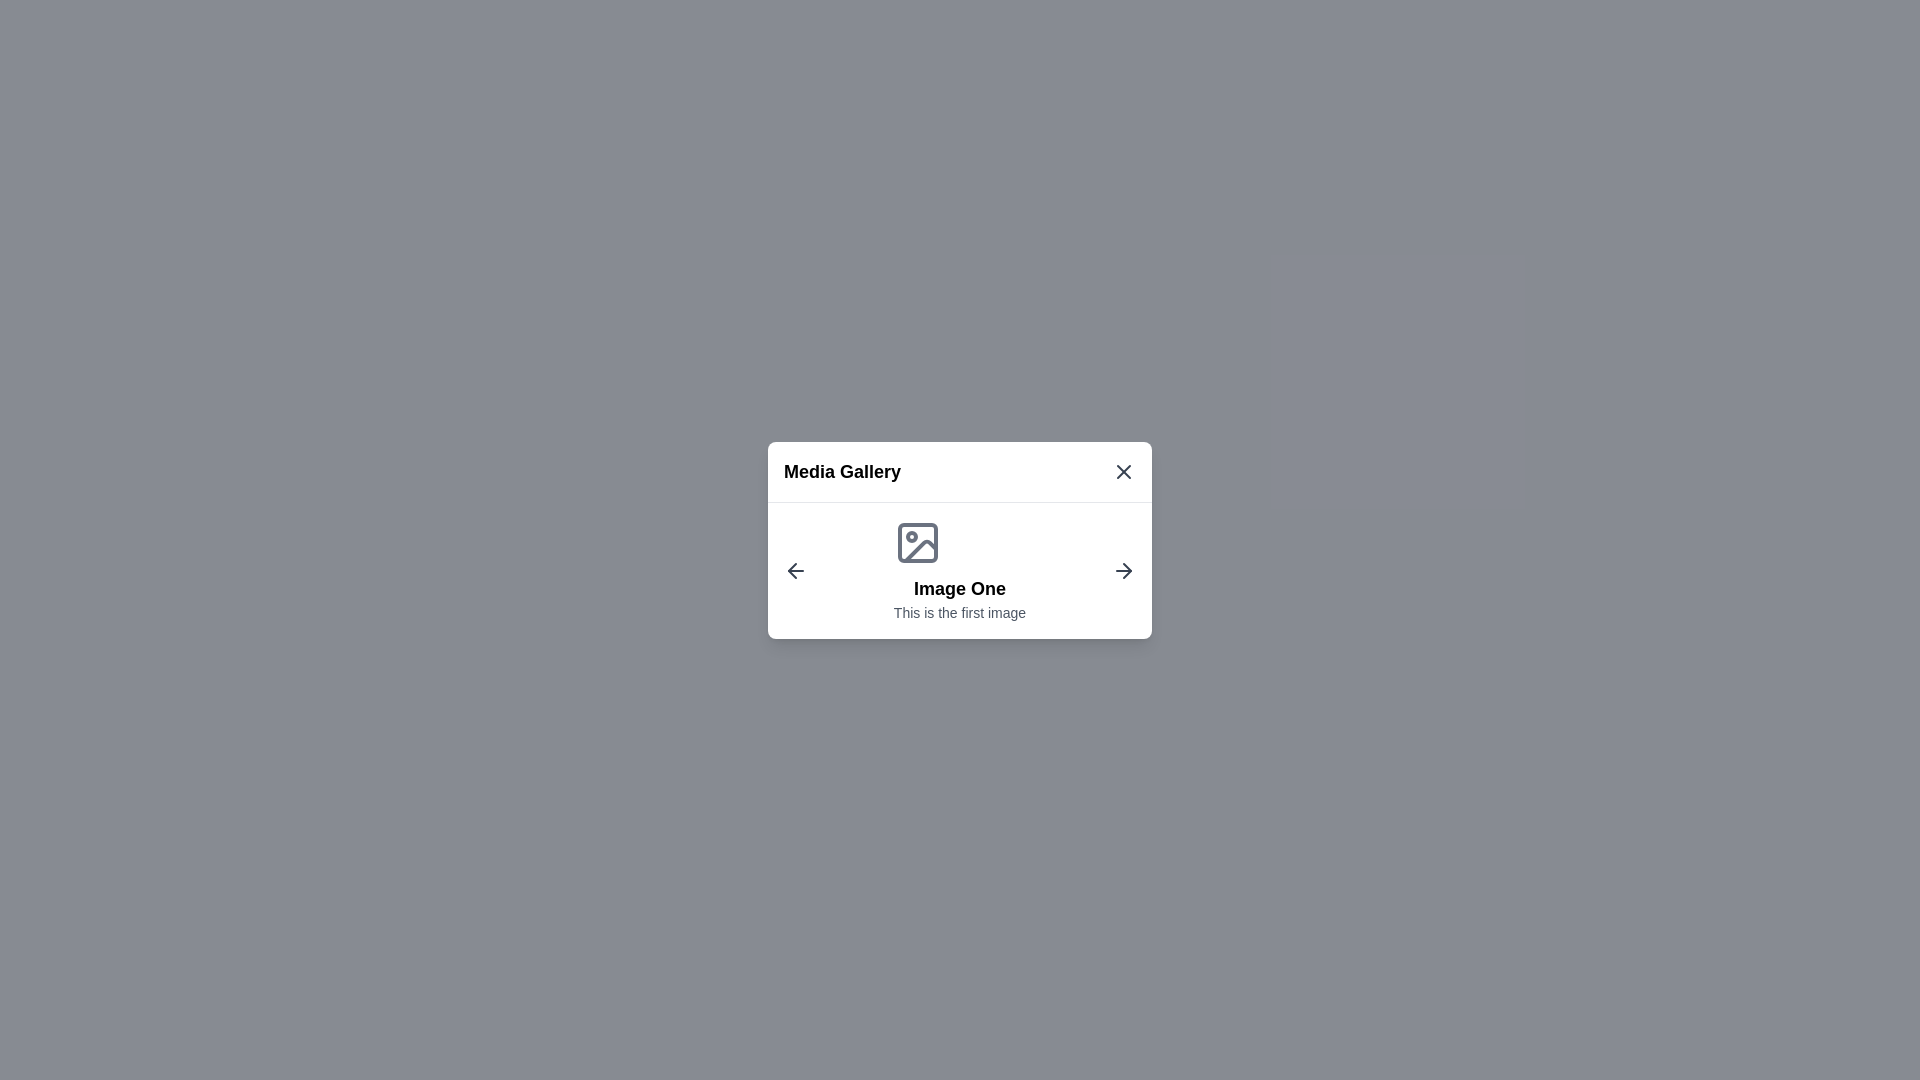 The image size is (1920, 1080). Describe the element at coordinates (960, 611) in the screenshot. I see `the descriptive text located directly below 'Image One' within the 'Media Gallery' dialog box` at that location.